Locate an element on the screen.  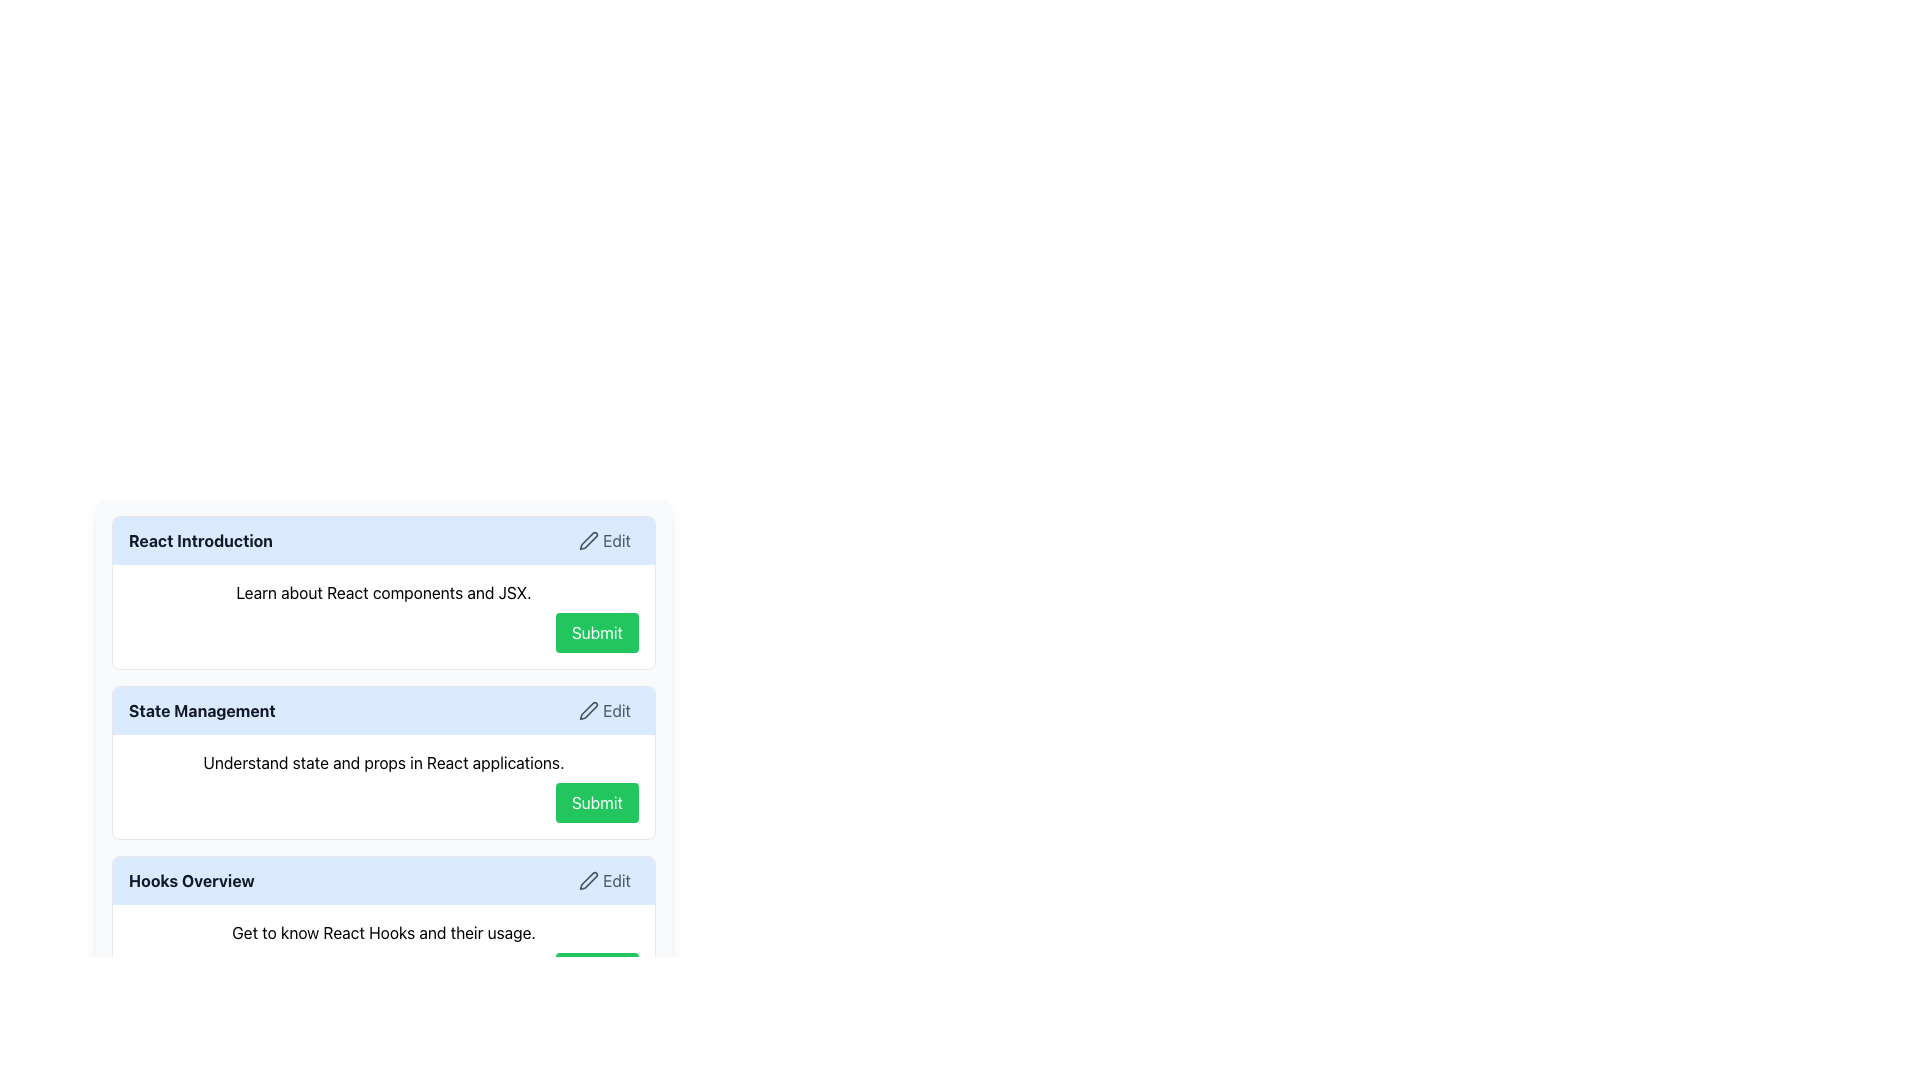
the 'Edit' icon located in the header of the React Introduction card, positioned near the top-right corner is located at coordinates (588, 540).